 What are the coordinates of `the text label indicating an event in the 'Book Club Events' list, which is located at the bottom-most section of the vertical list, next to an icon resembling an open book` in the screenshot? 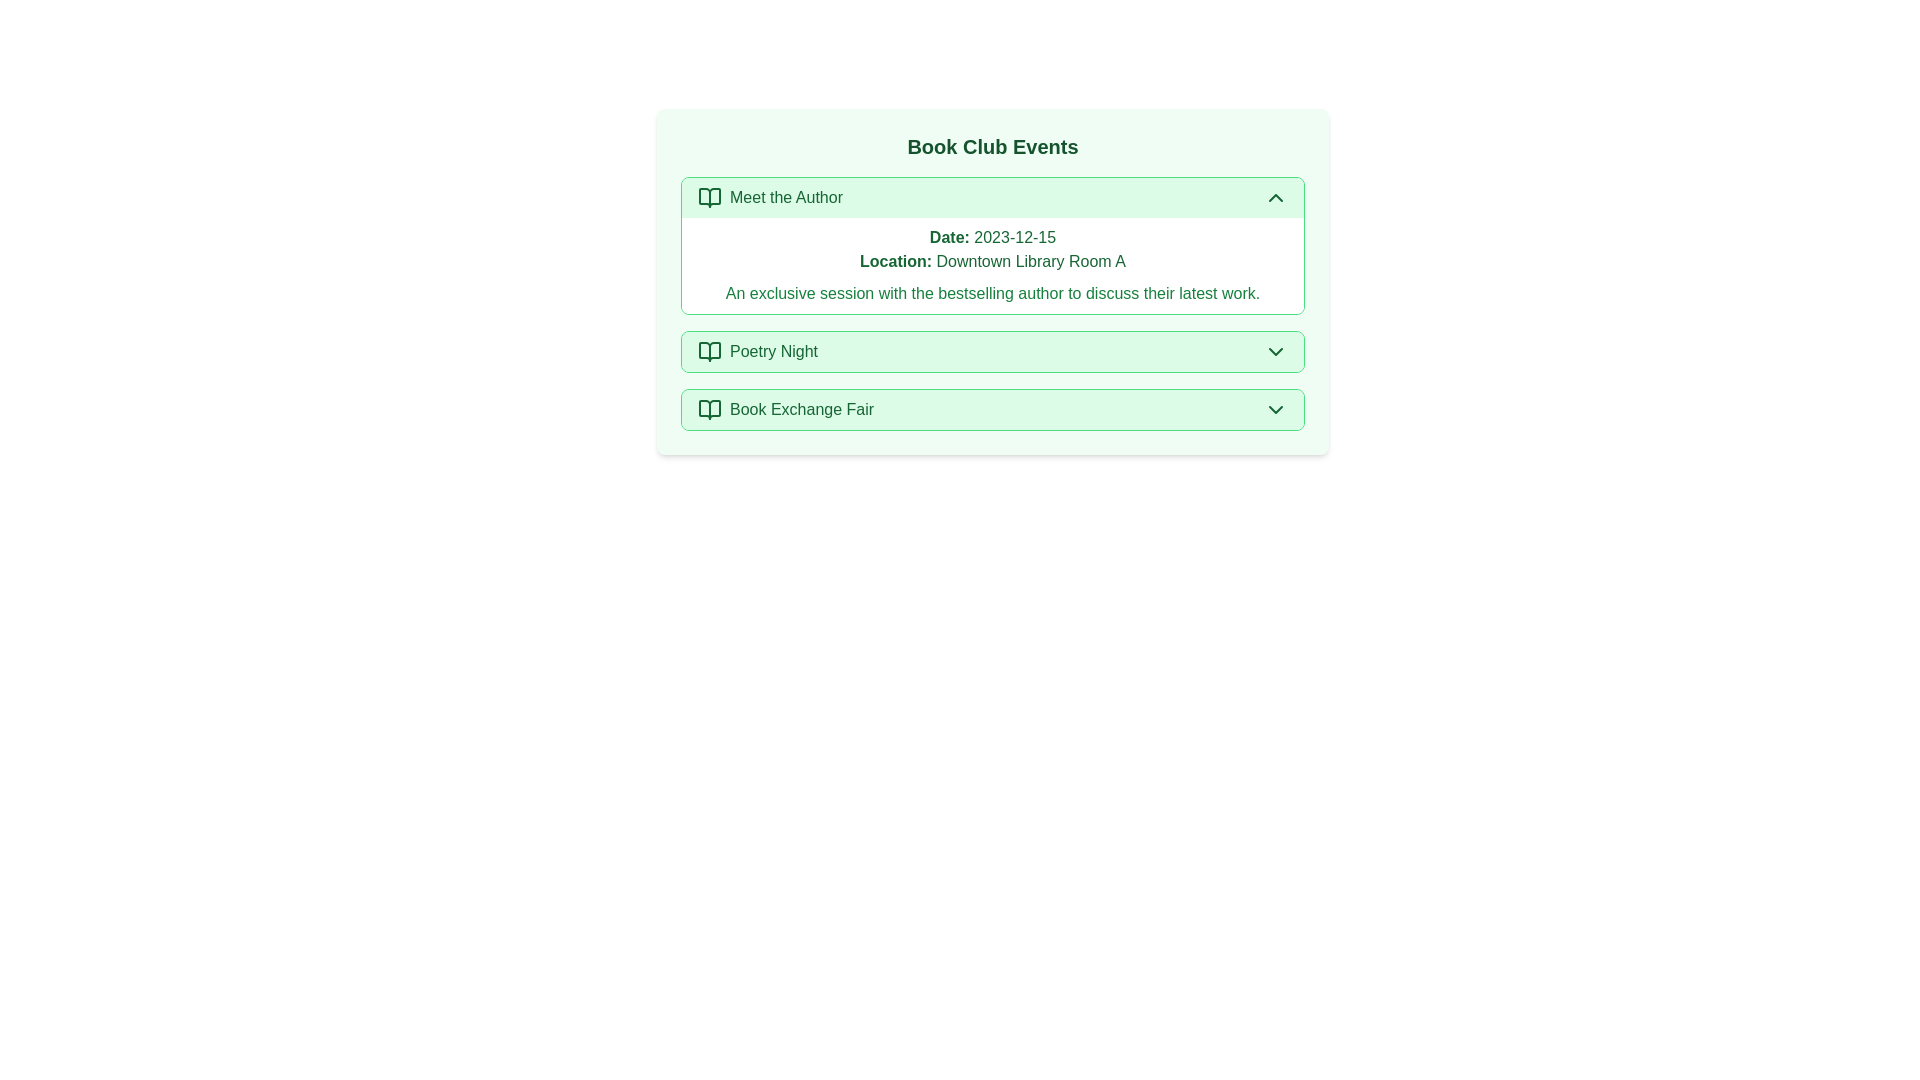 It's located at (801, 408).